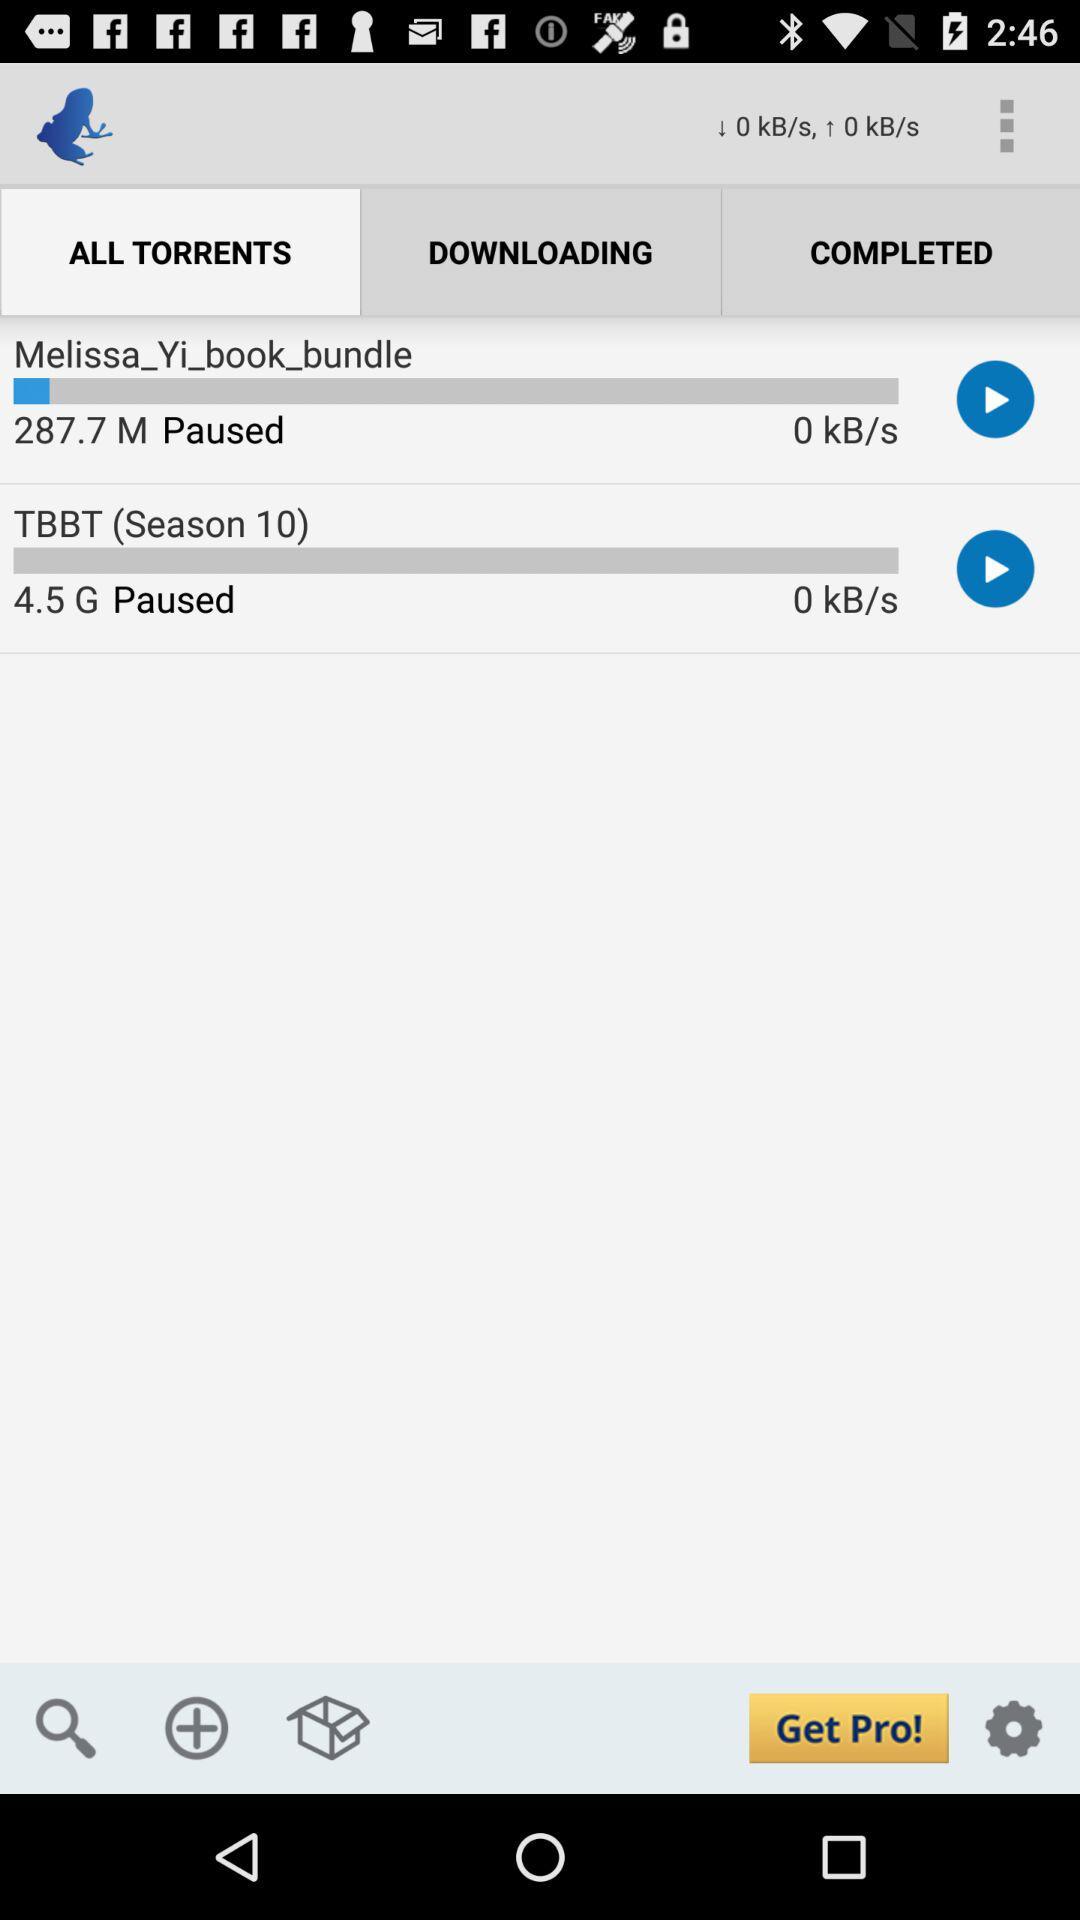  What do you see at coordinates (64, 1848) in the screenshot?
I see `the search icon` at bounding box center [64, 1848].